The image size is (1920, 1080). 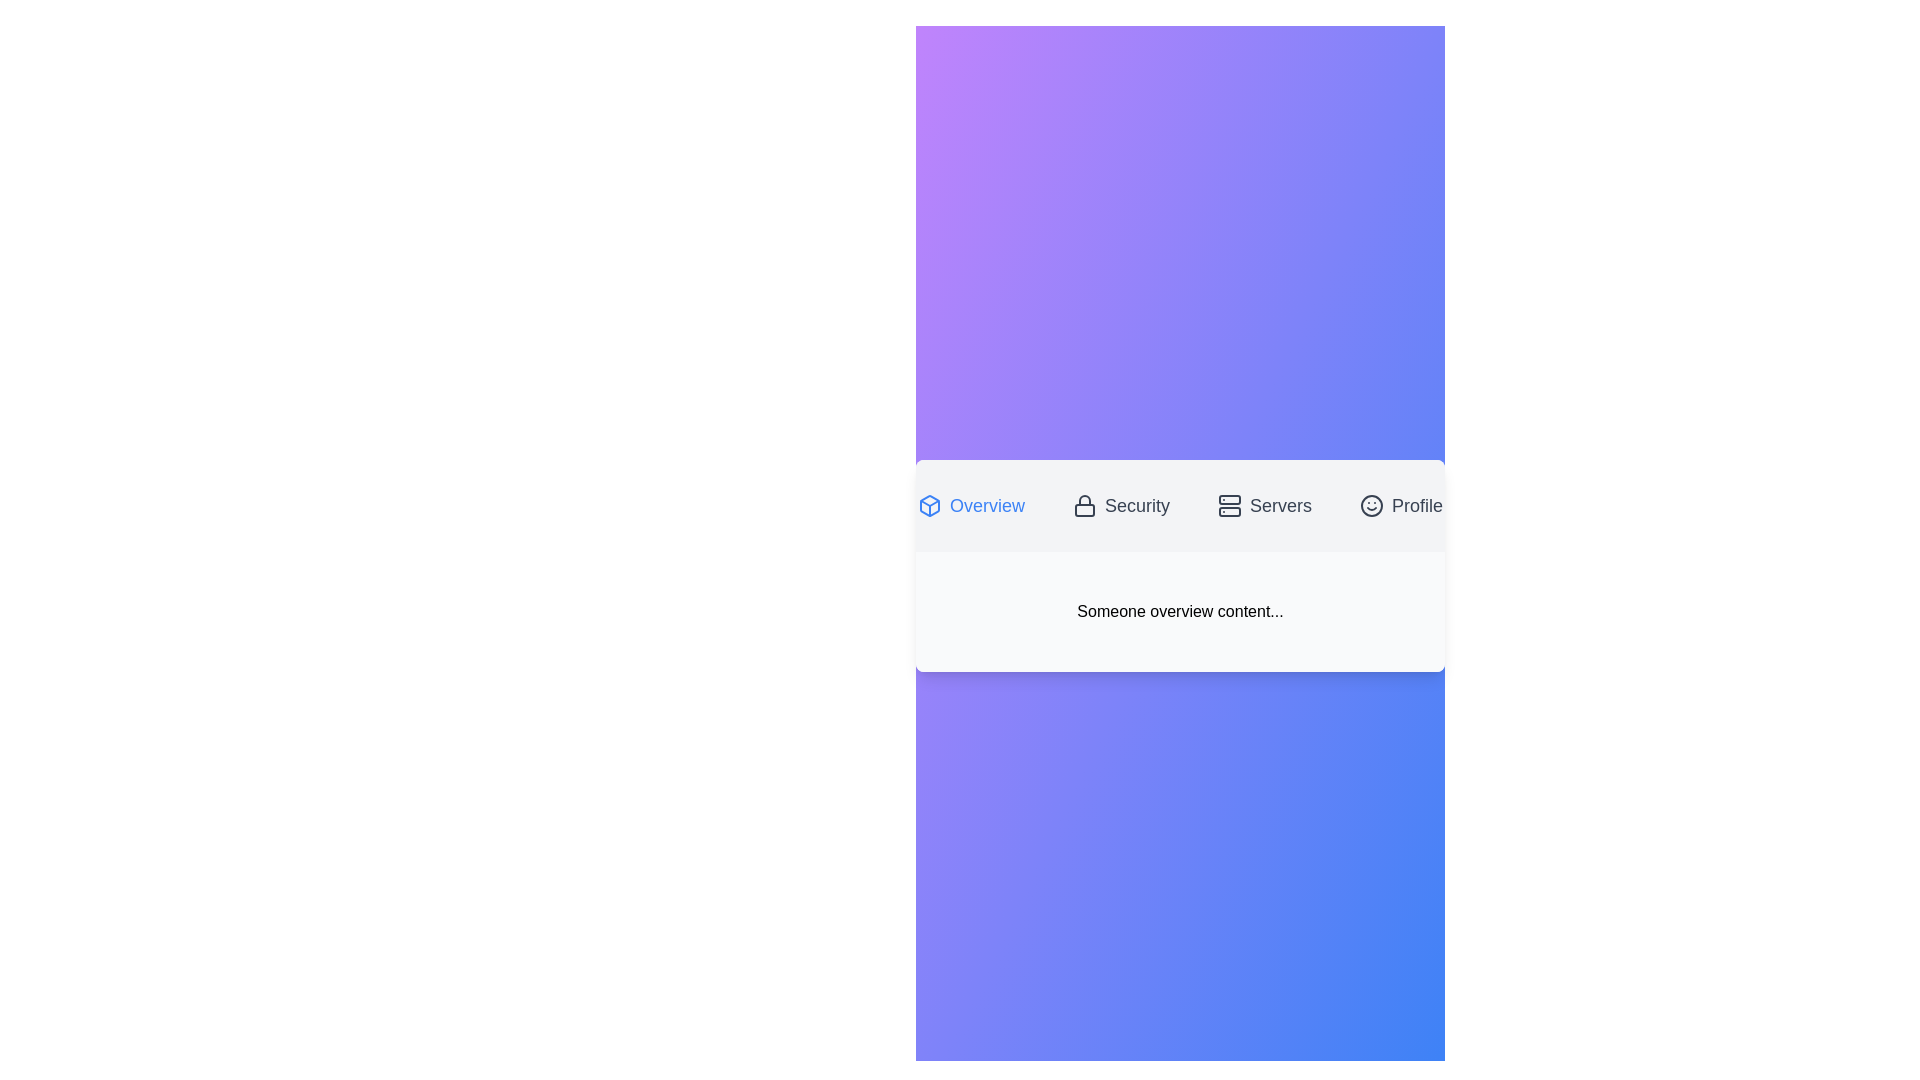 What do you see at coordinates (1228, 504) in the screenshot?
I see `the icon resembling two server racks` at bounding box center [1228, 504].